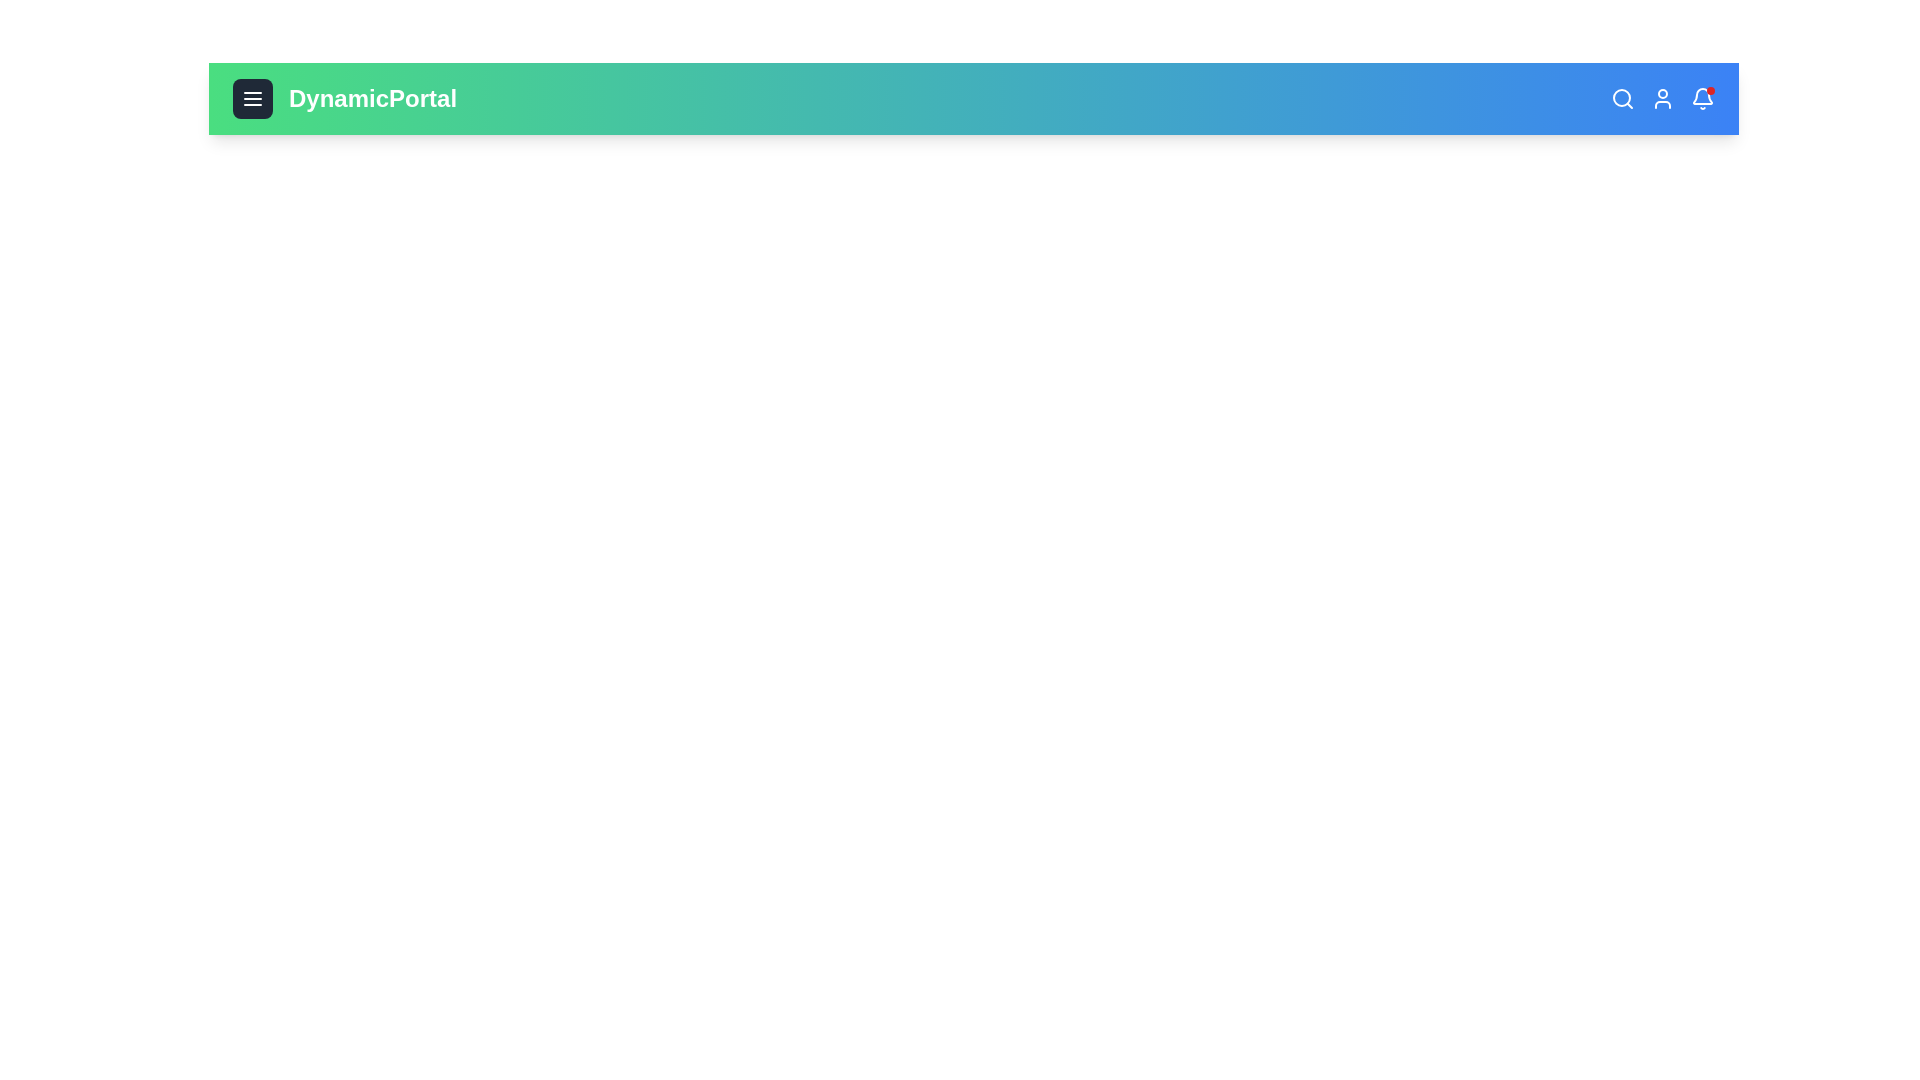 The width and height of the screenshot is (1920, 1080). I want to click on the user icon to access user-related functions, so click(1662, 99).